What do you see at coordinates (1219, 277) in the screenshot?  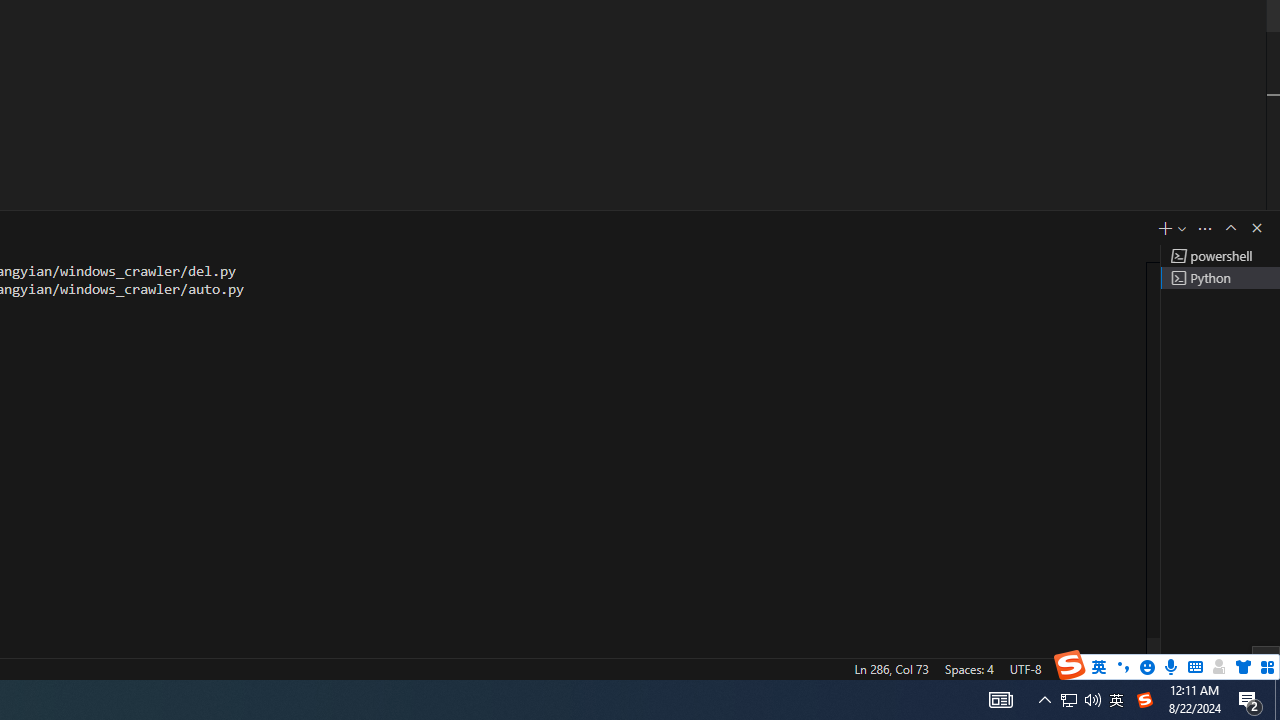 I see `'Terminal 5 Python'` at bounding box center [1219, 277].